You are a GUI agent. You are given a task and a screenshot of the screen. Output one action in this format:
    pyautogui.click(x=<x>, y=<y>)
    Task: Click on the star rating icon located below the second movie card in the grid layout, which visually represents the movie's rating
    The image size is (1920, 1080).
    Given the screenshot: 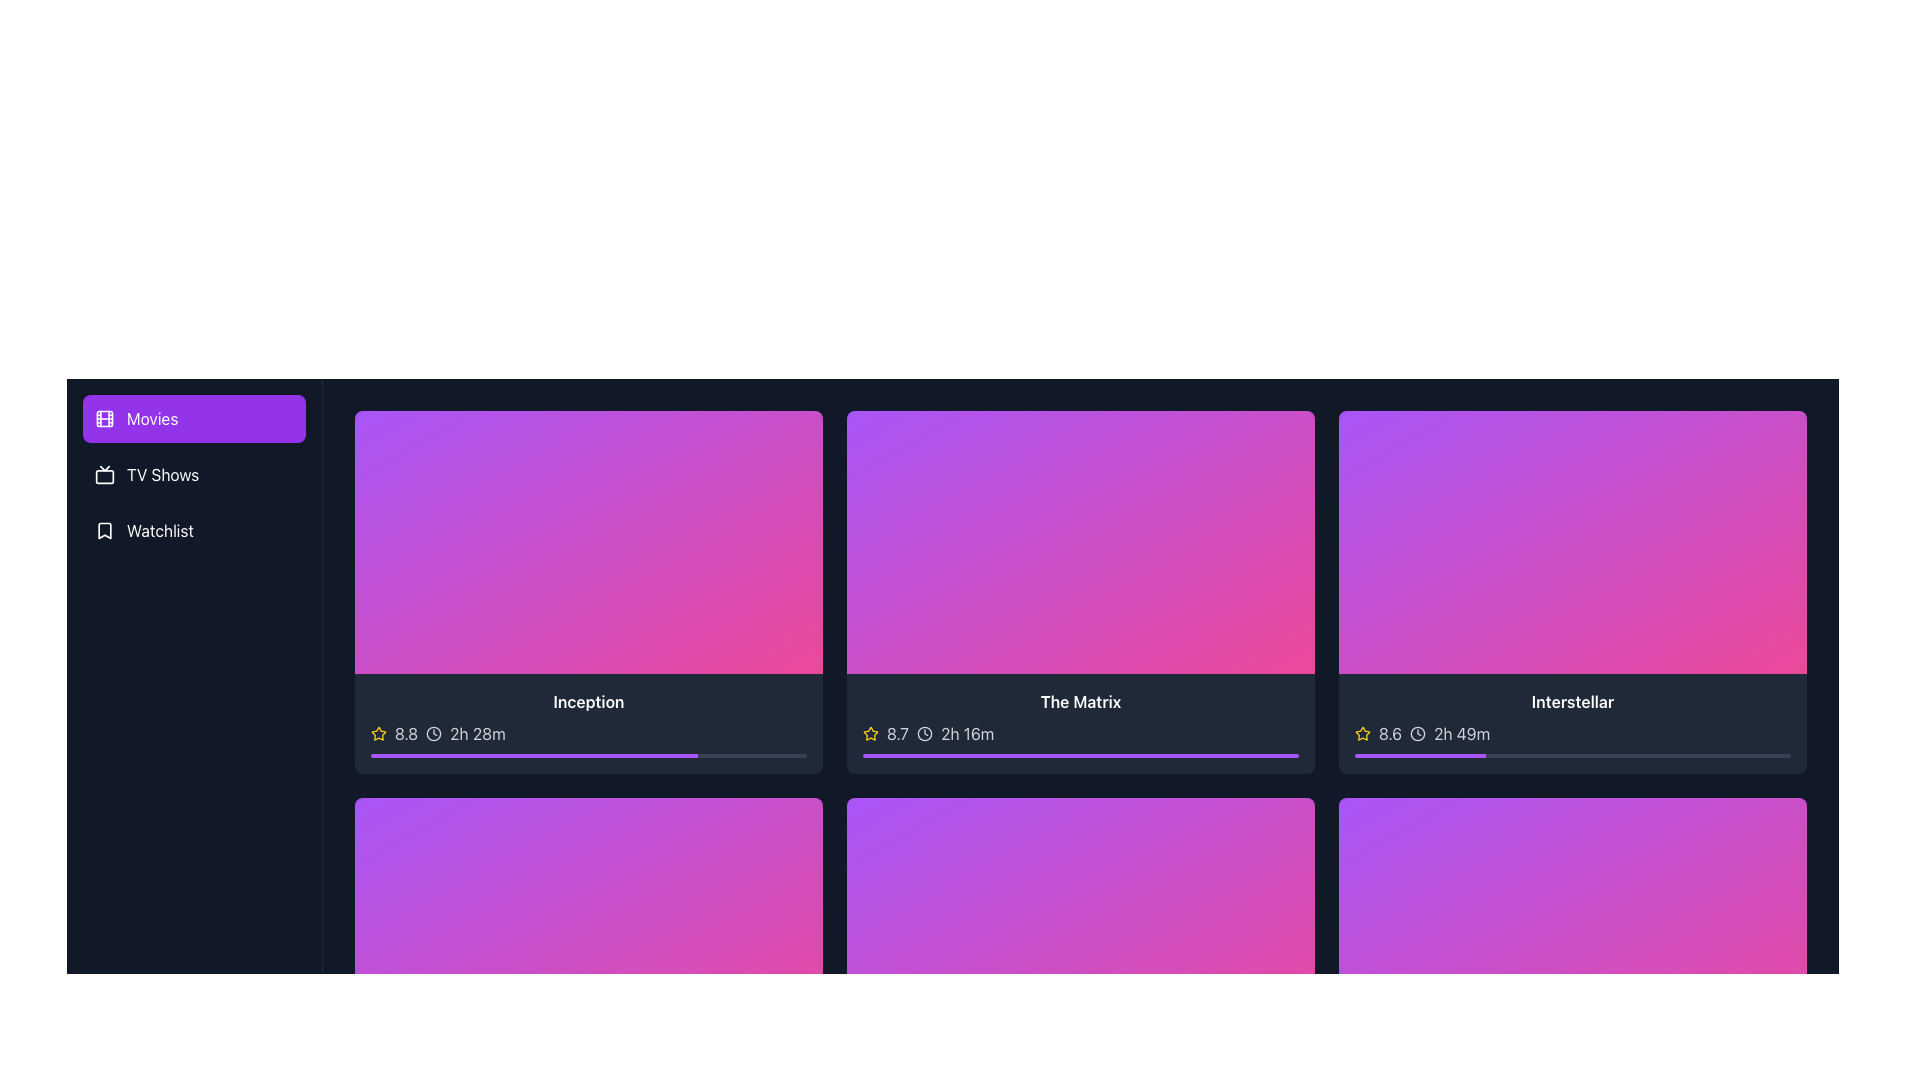 What is the action you would take?
    pyautogui.click(x=870, y=733)
    